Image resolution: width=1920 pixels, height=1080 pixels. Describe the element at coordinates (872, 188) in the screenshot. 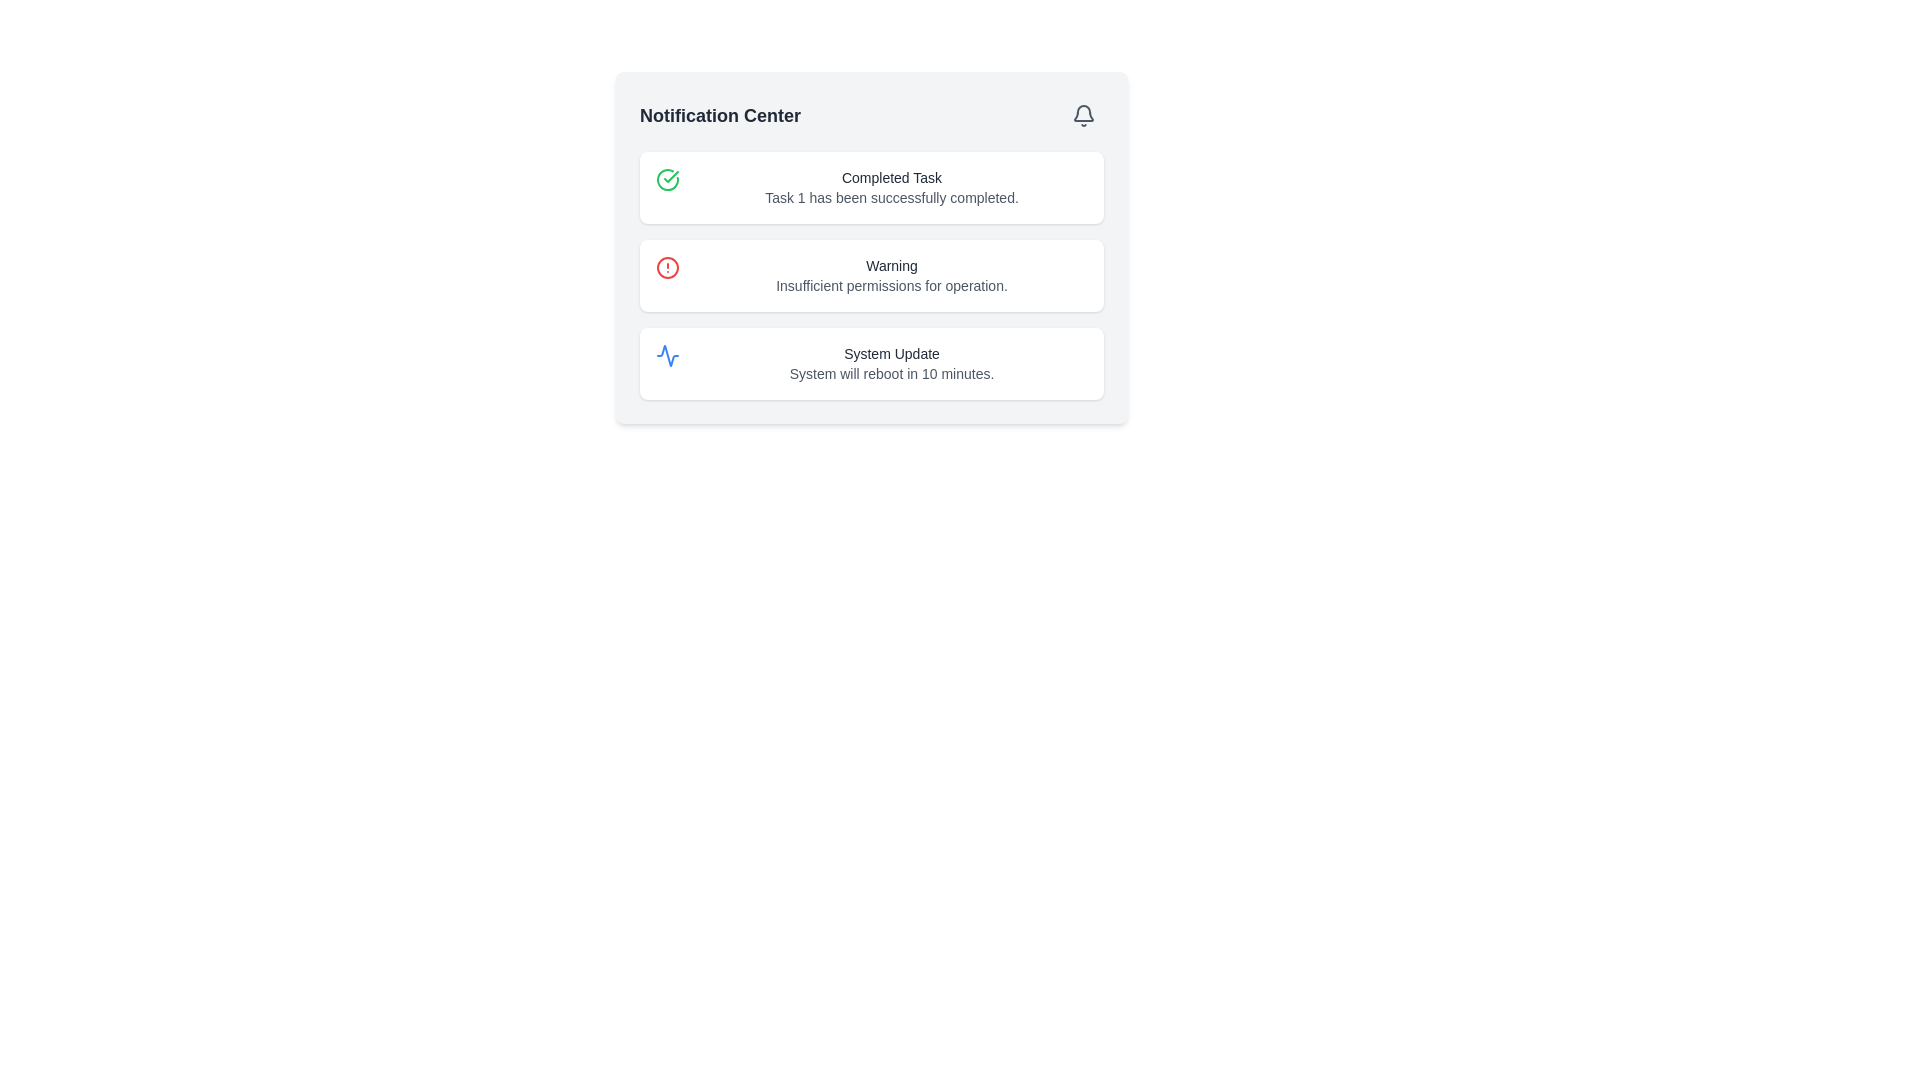

I see `the first notification card in the 'Notification Center' that informs the user about the successful completion of 'Task 1'` at that location.